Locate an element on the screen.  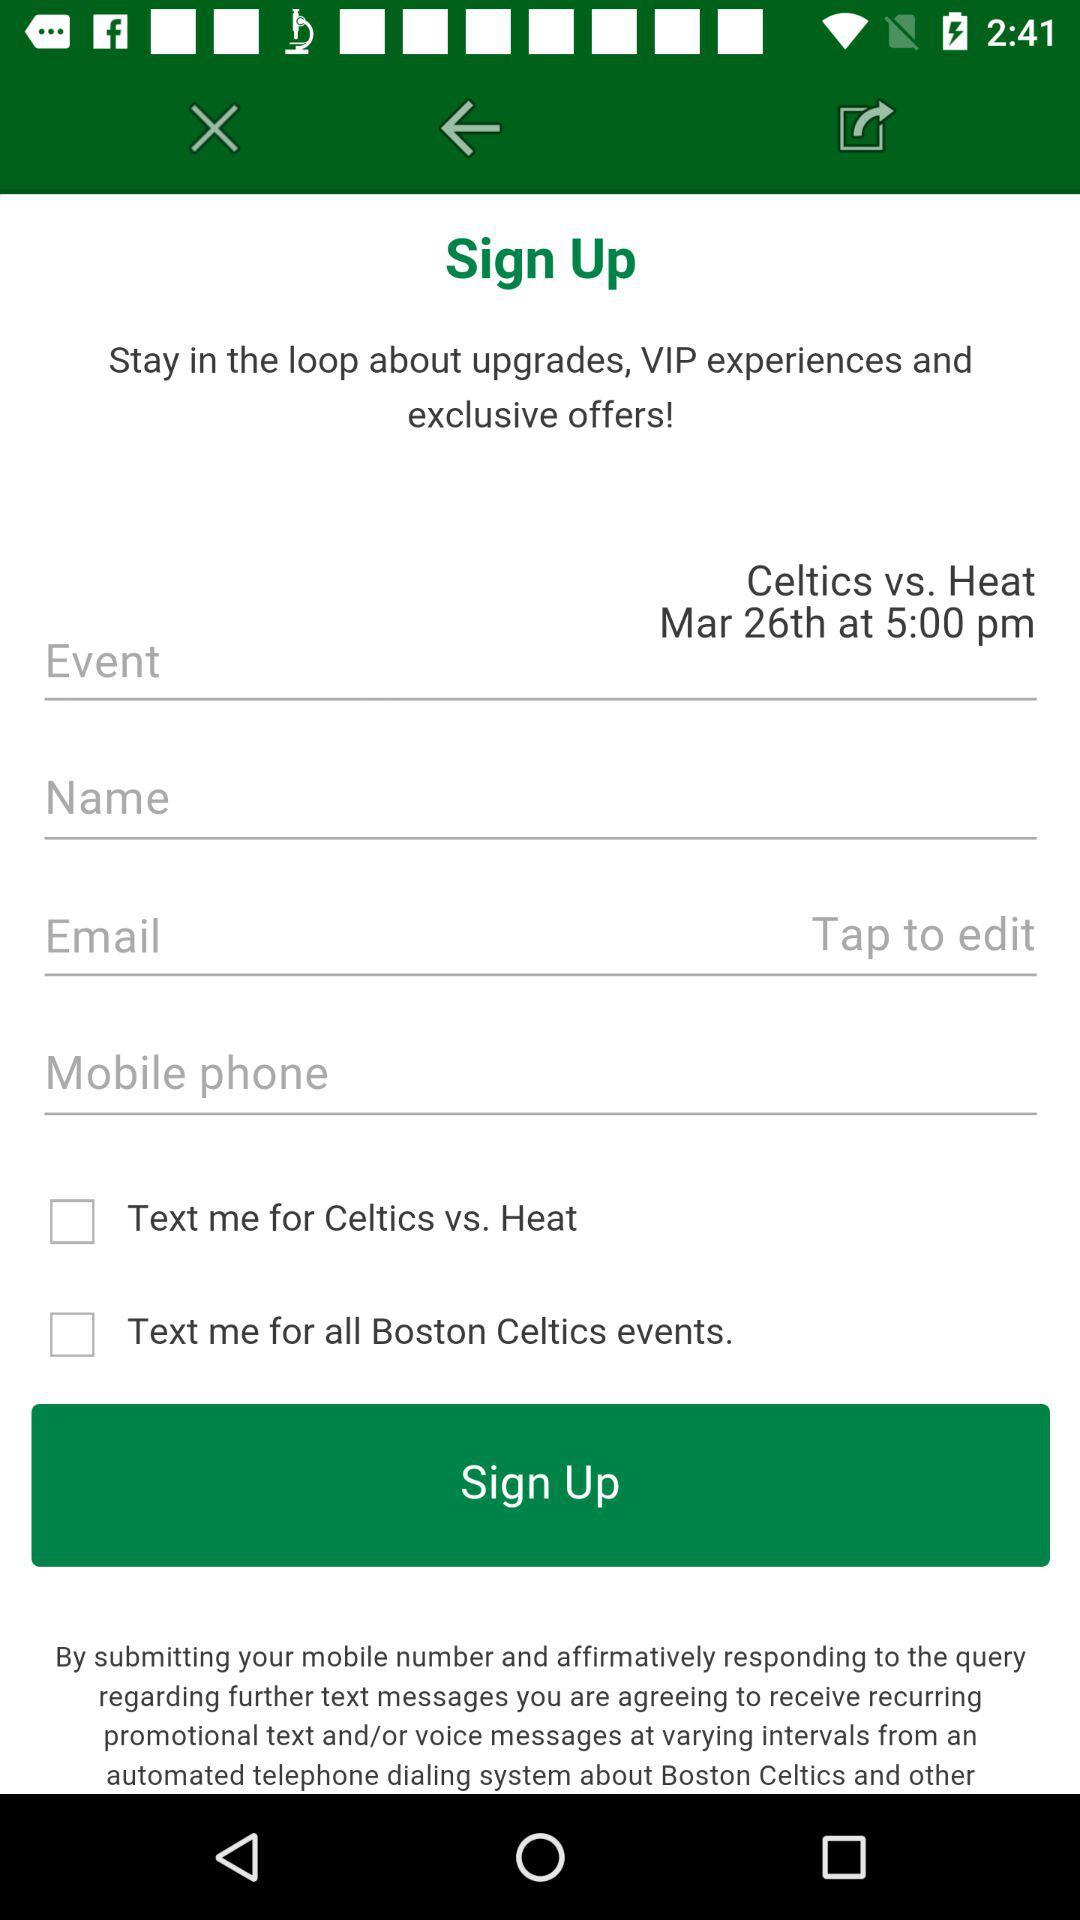
share is located at coordinates (864, 127).